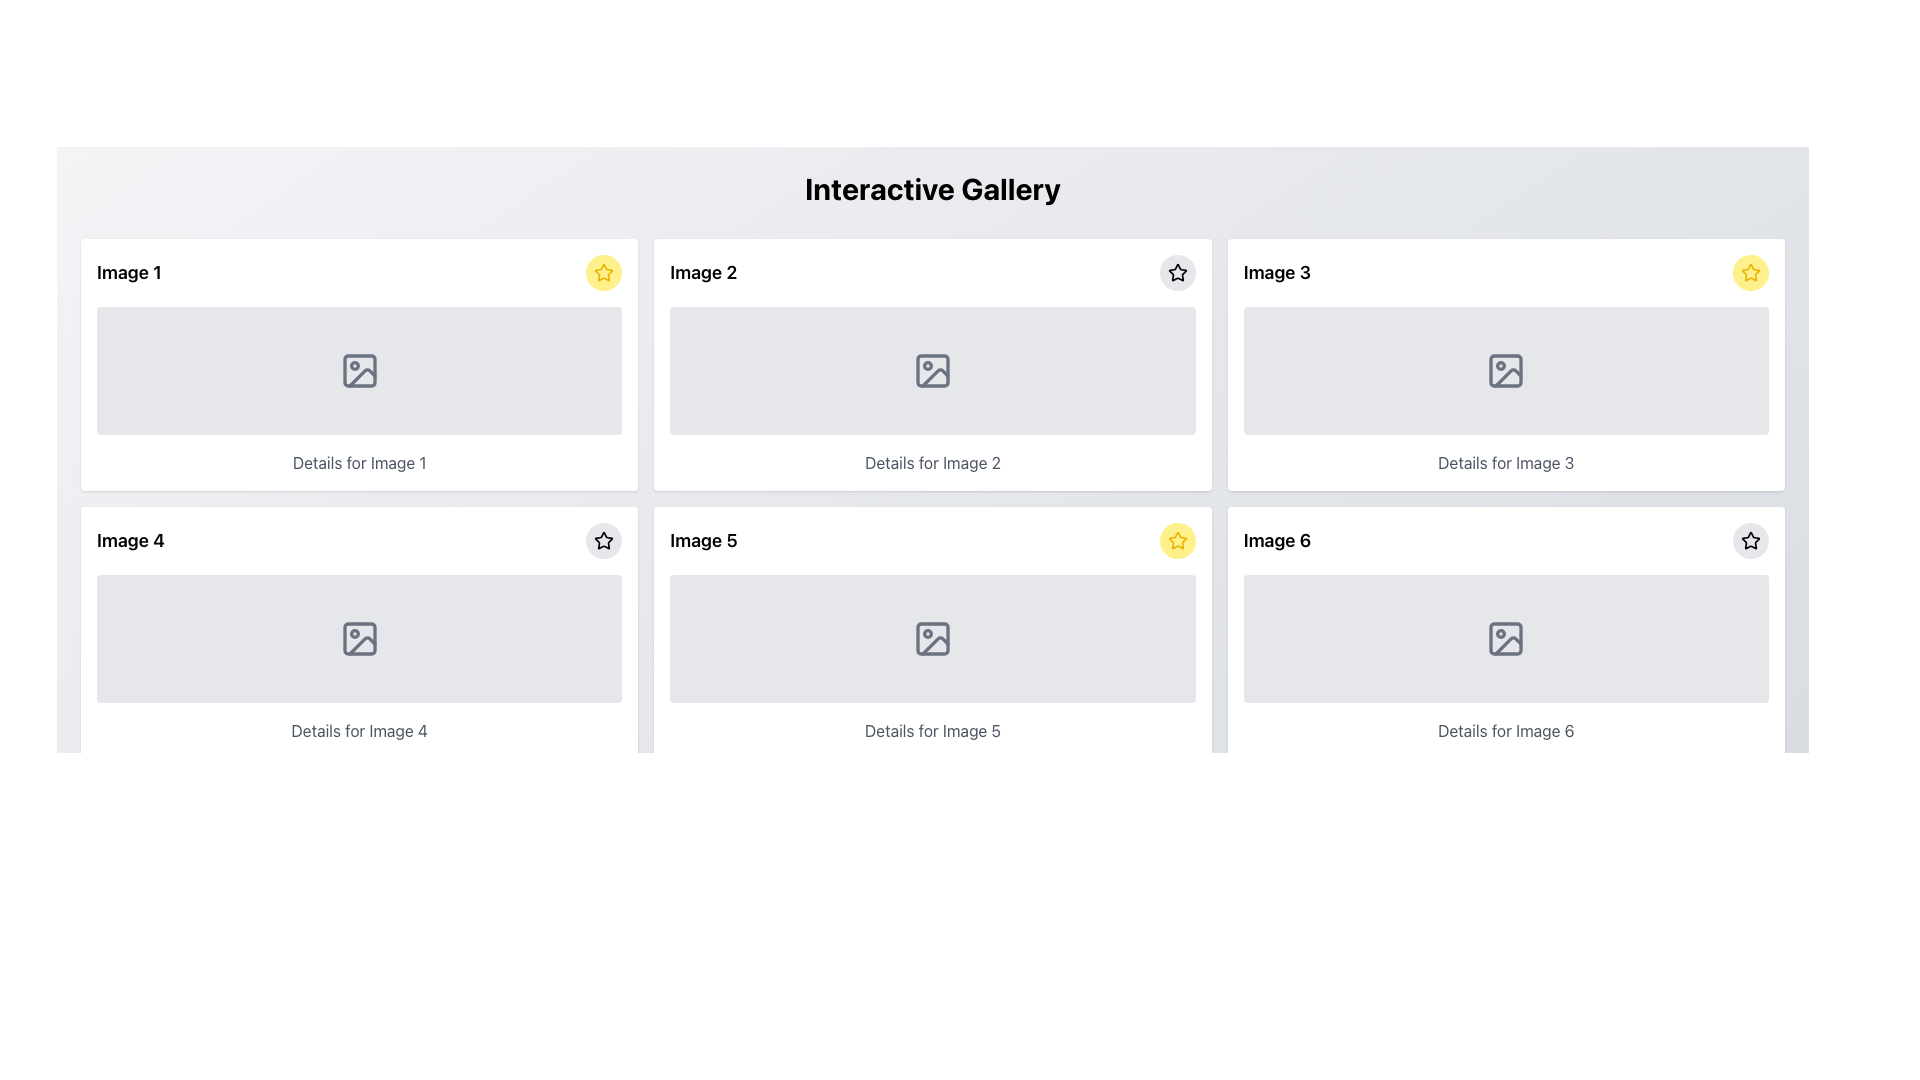  What do you see at coordinates (1750, 273) in the screenshot?
I see `the yellow star icon located in the top-right section of the interactive gallery` at bounding box center [1750, 273].